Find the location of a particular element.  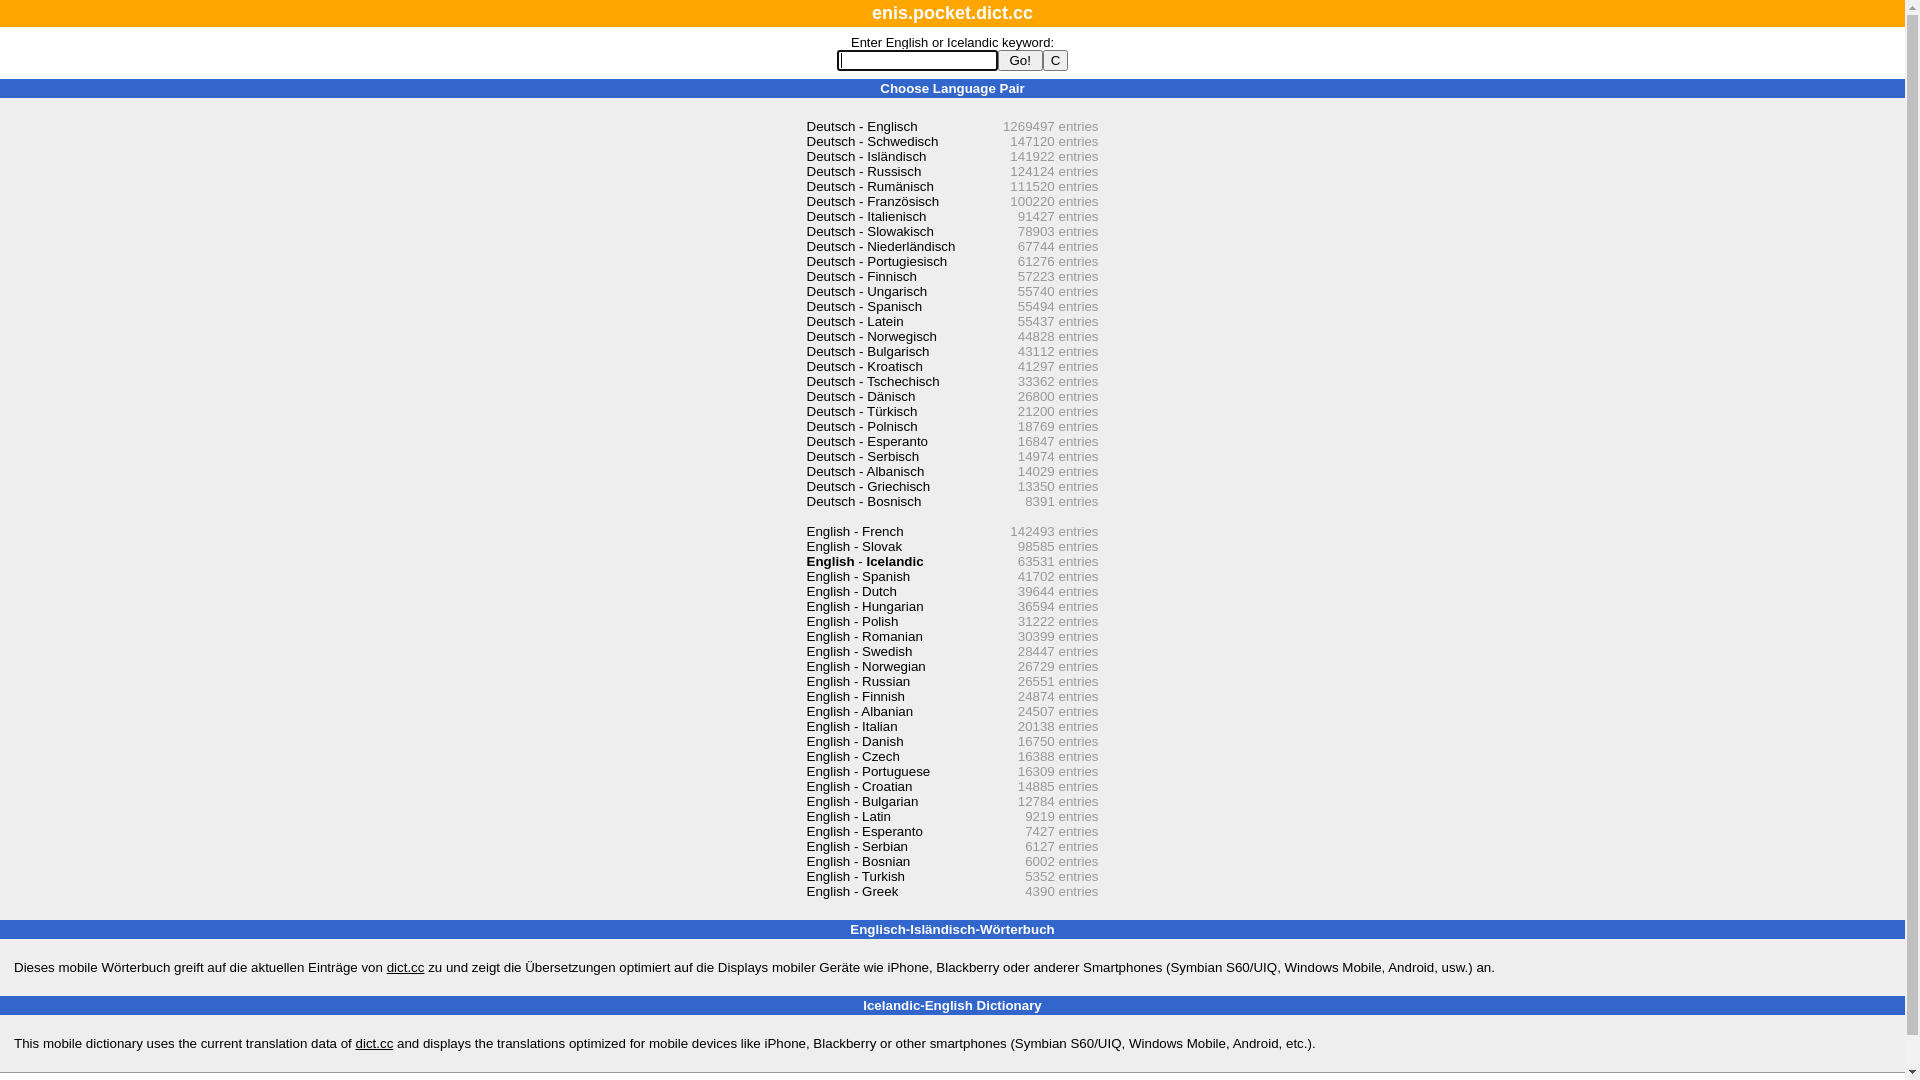

'Deutsch - Tschechisch' is located at coordinates (872, 381).